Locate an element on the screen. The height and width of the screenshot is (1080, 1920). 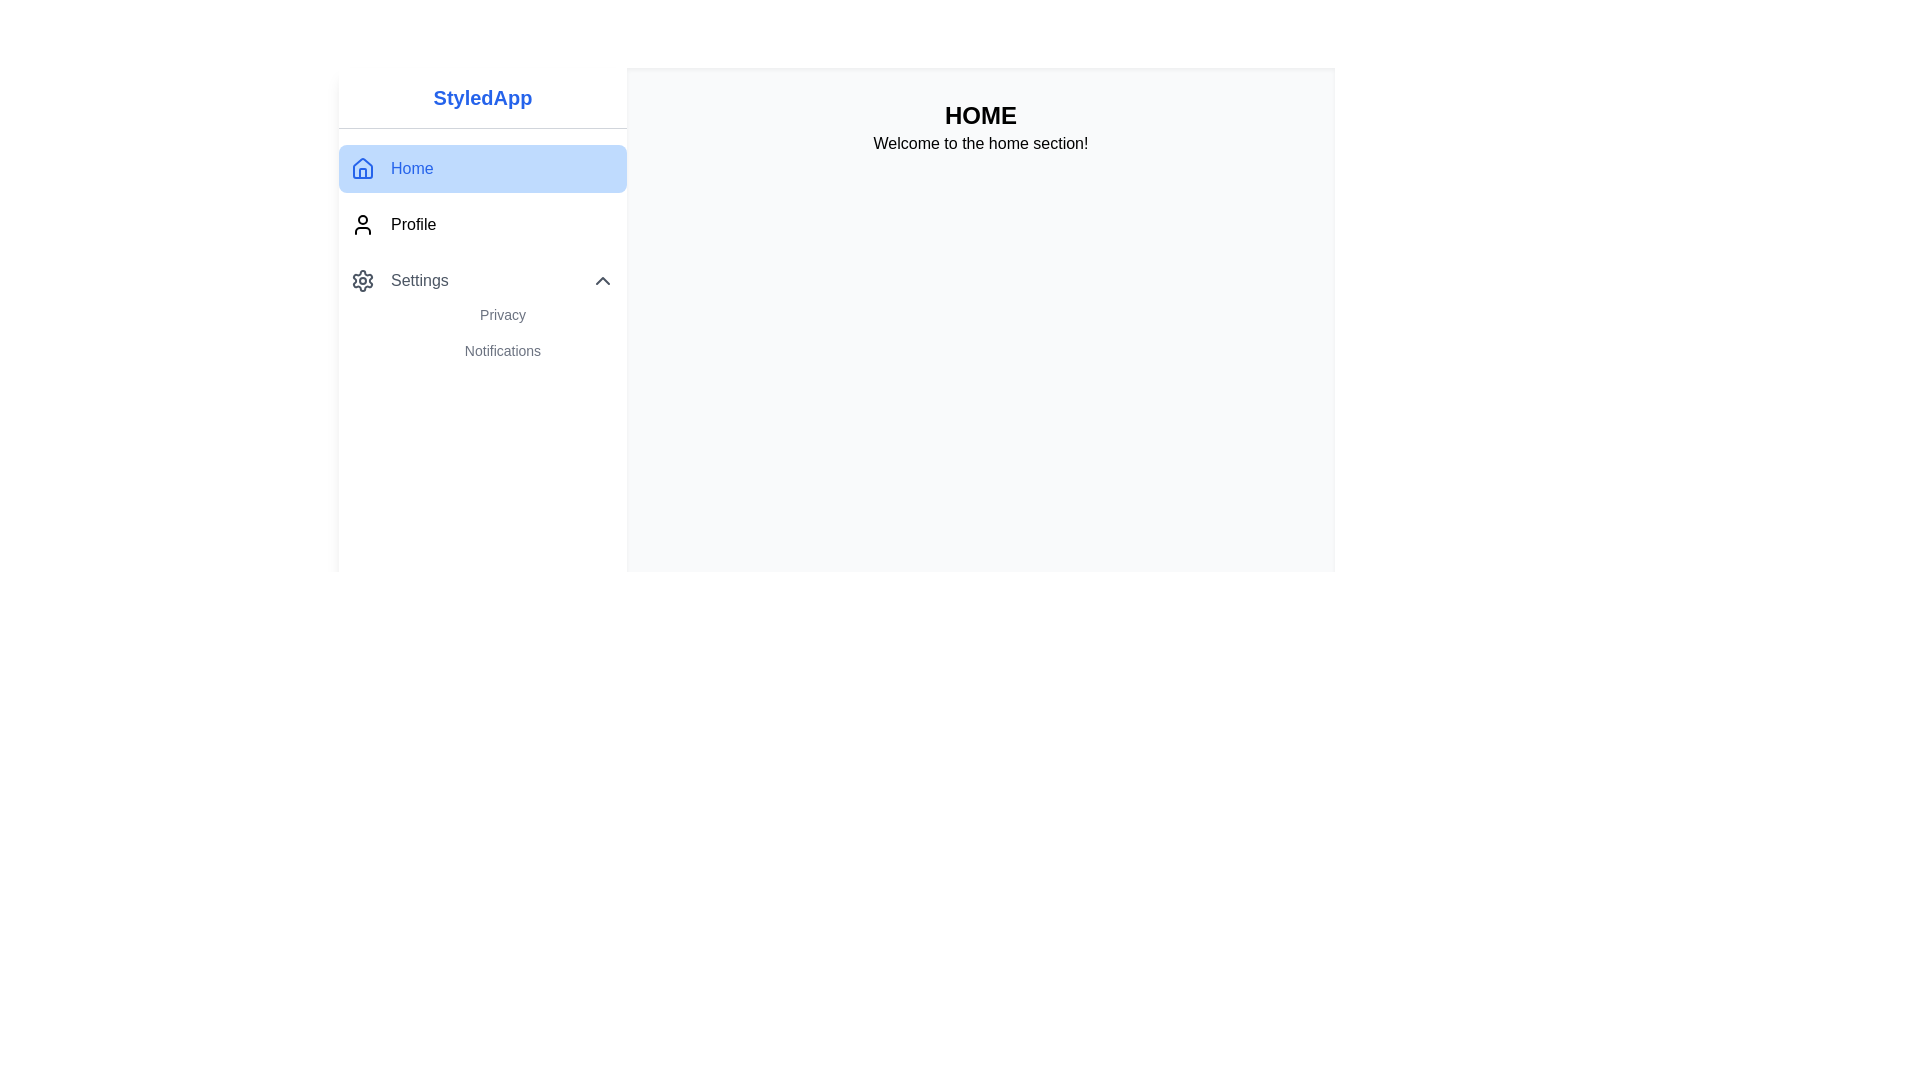
the navigation item located is located at coordinates (399, 281).